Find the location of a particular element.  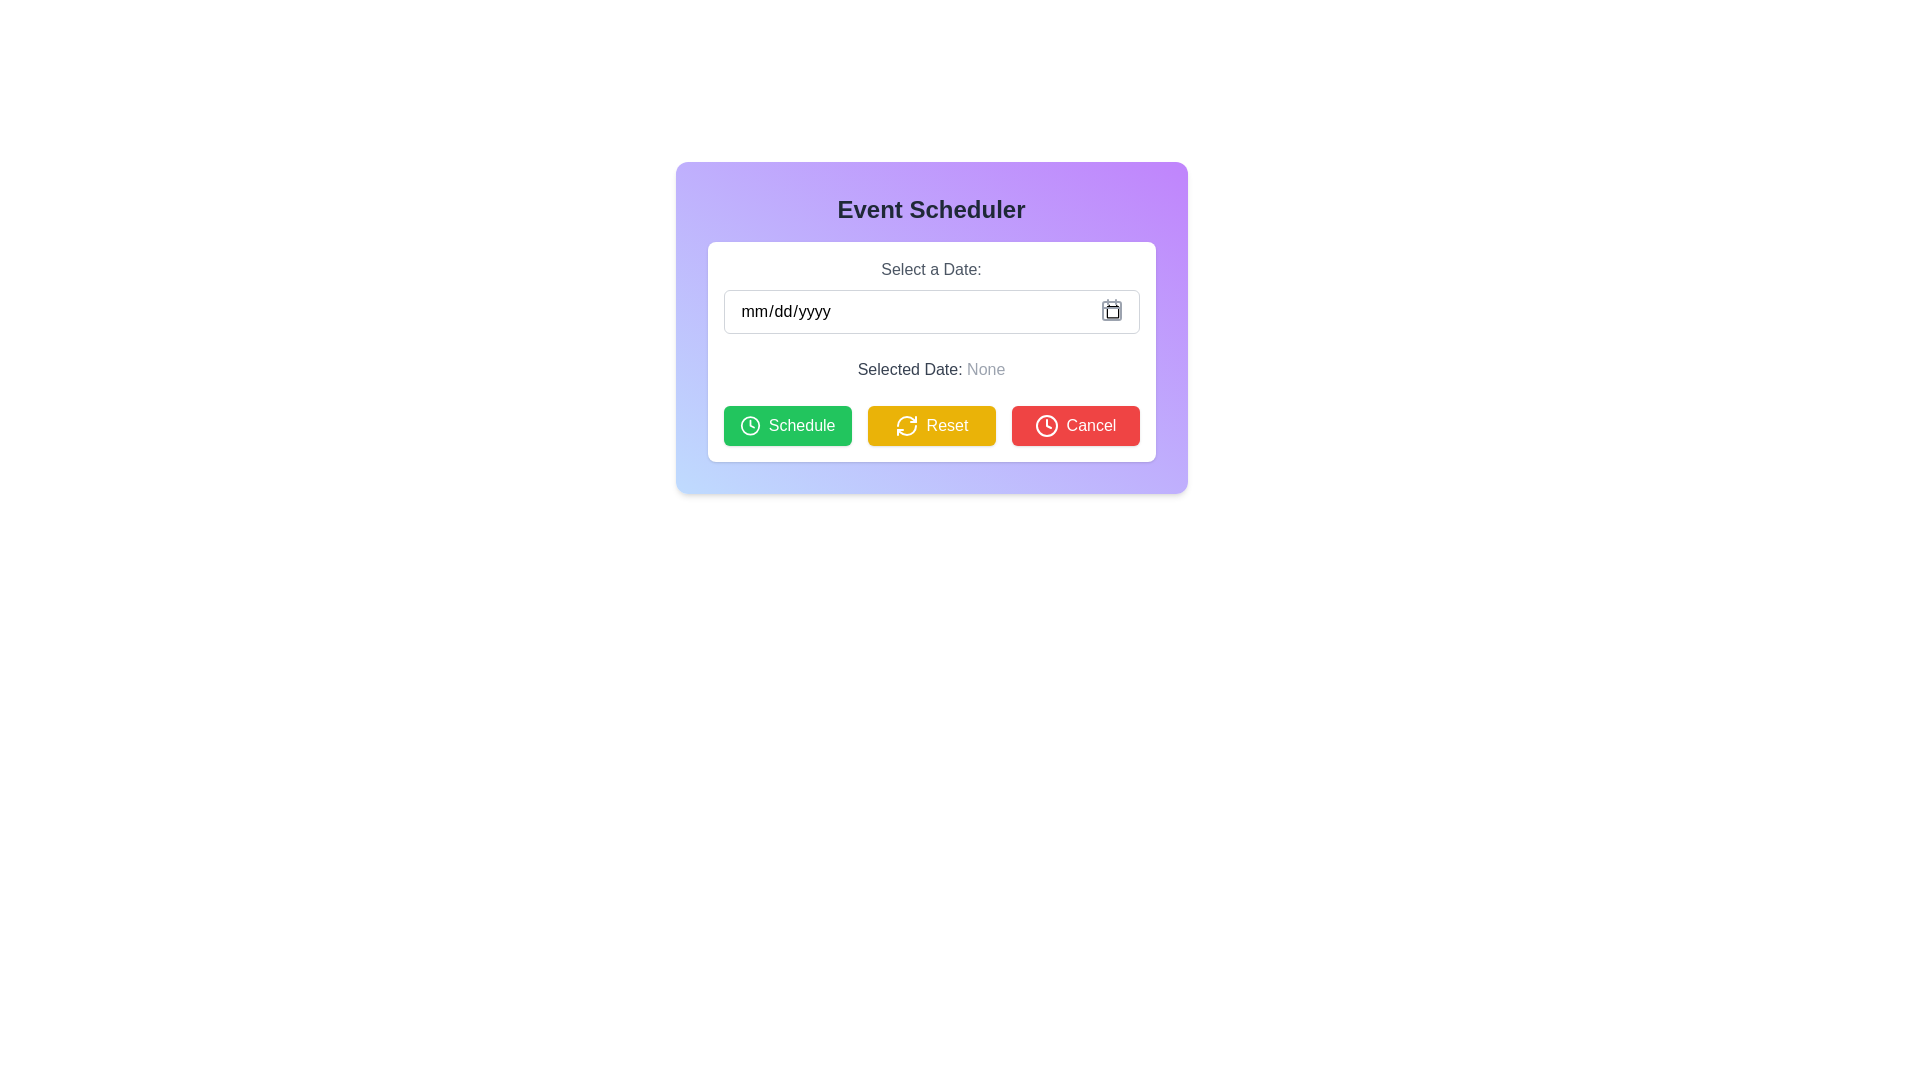

the circular arrow icon inside the yellow 'Reset' button, which is the middle button among three buttons below the date picker field is located at coordinates (905, 424).